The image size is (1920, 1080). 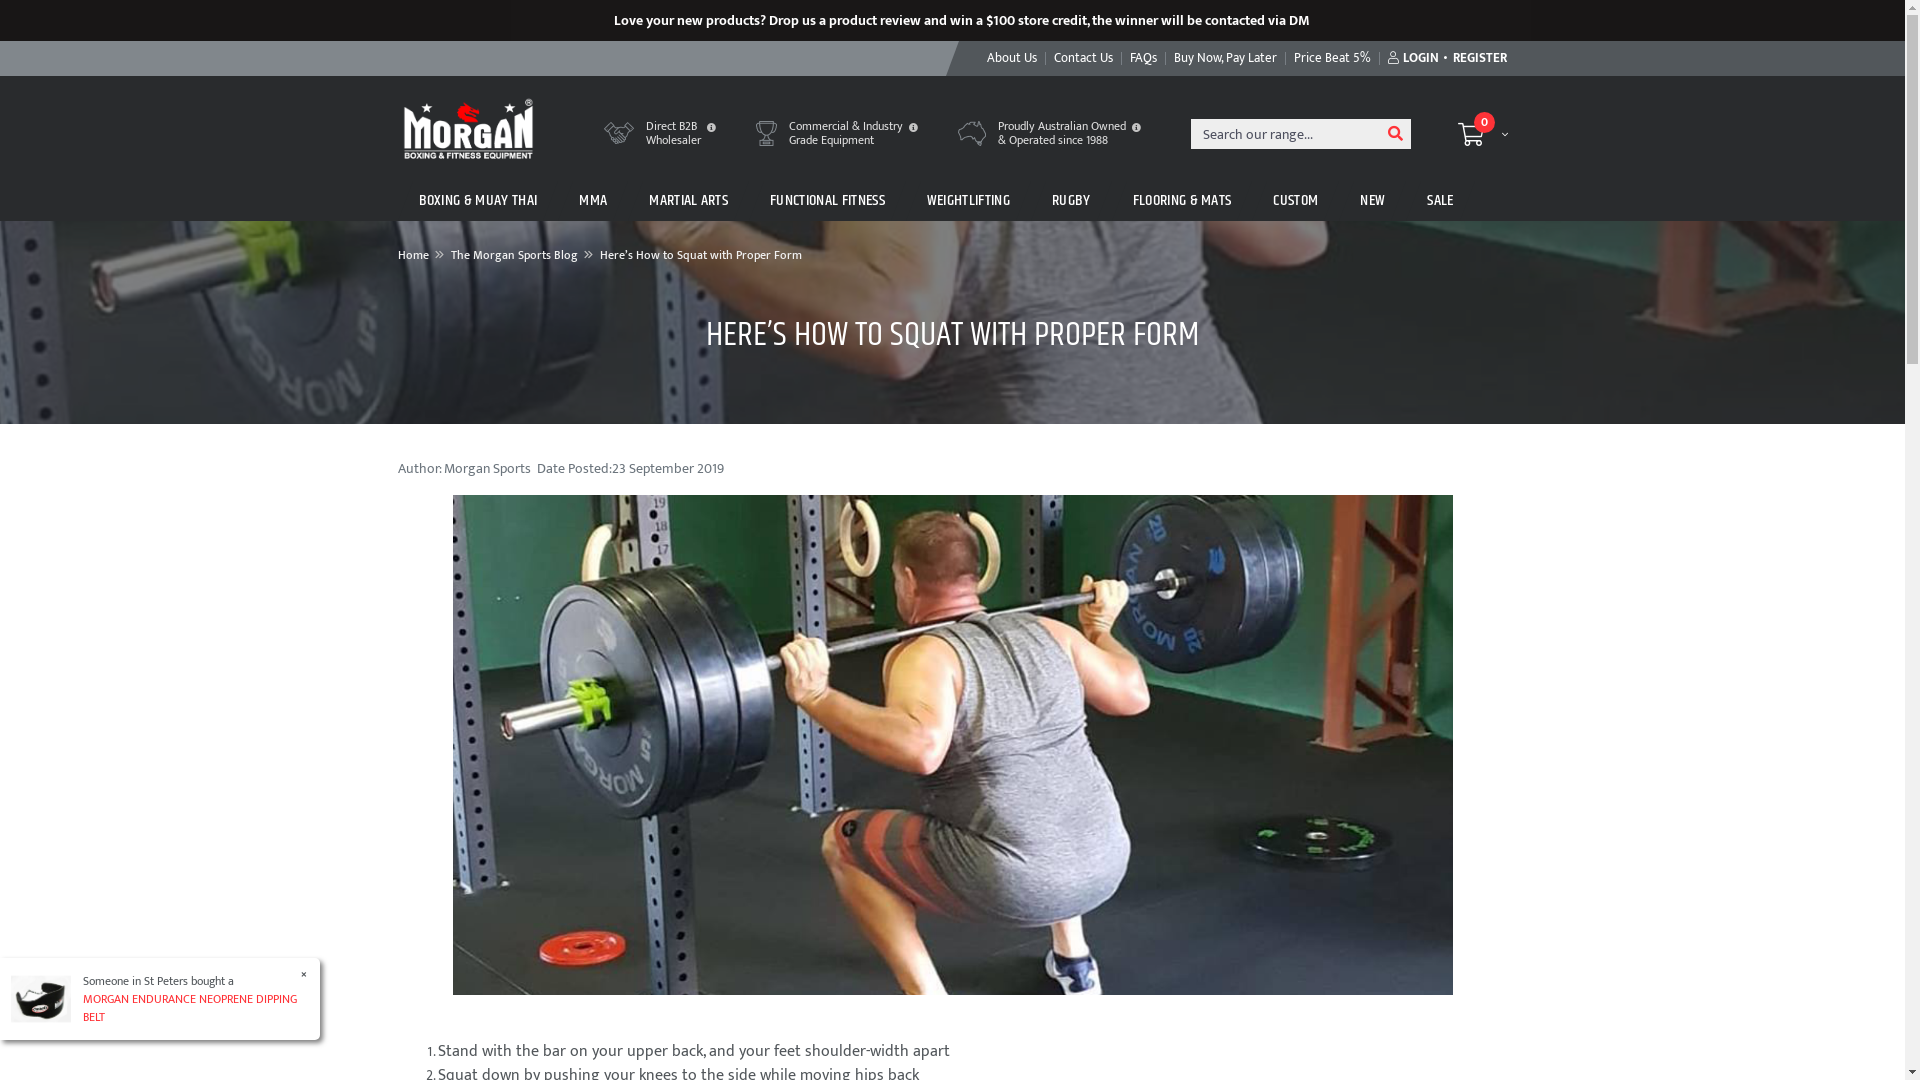 I want to click on 'Price Beat 5%', so click(x=1332, y=57).